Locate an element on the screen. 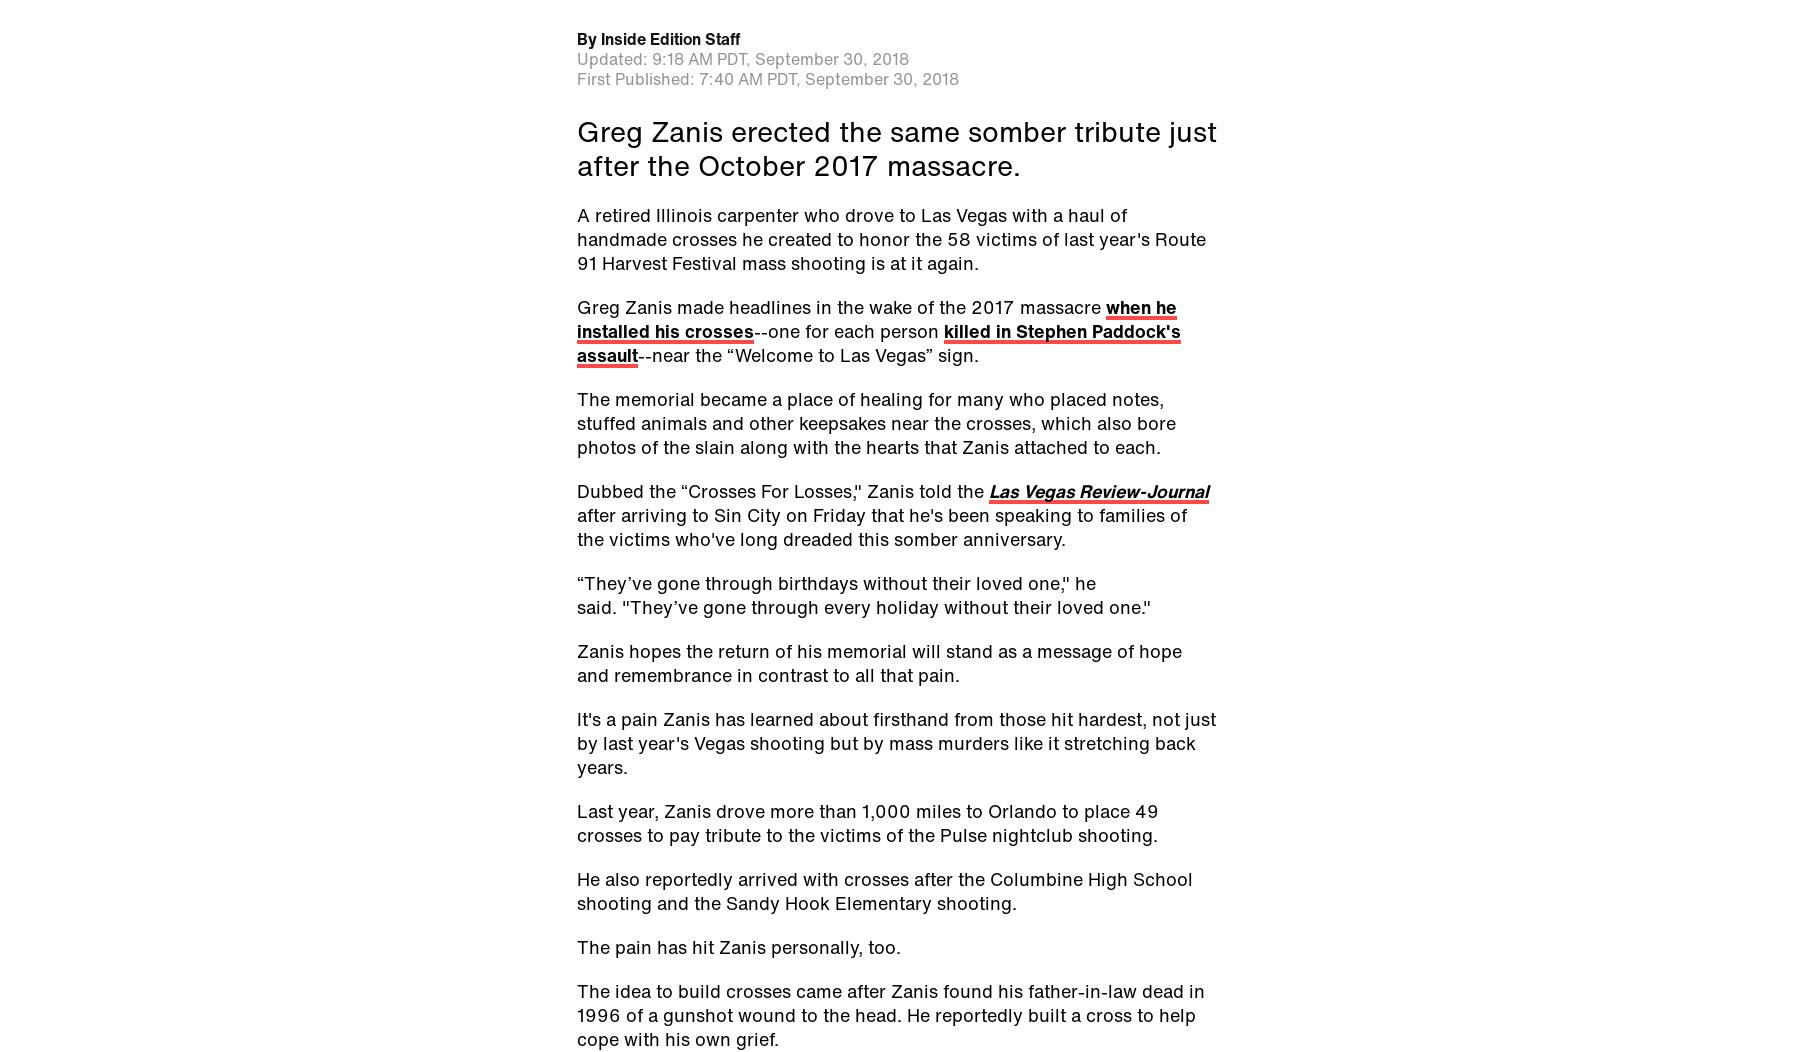 This screenshot has width=1794, height=1052. 'The idea to build crosses came after Zanis found his father-in-law dead in 1996 of a gunshot wound to the head. He reportedly built a cross to help cope with his own grief.' is located at coordinates (891, 1013).